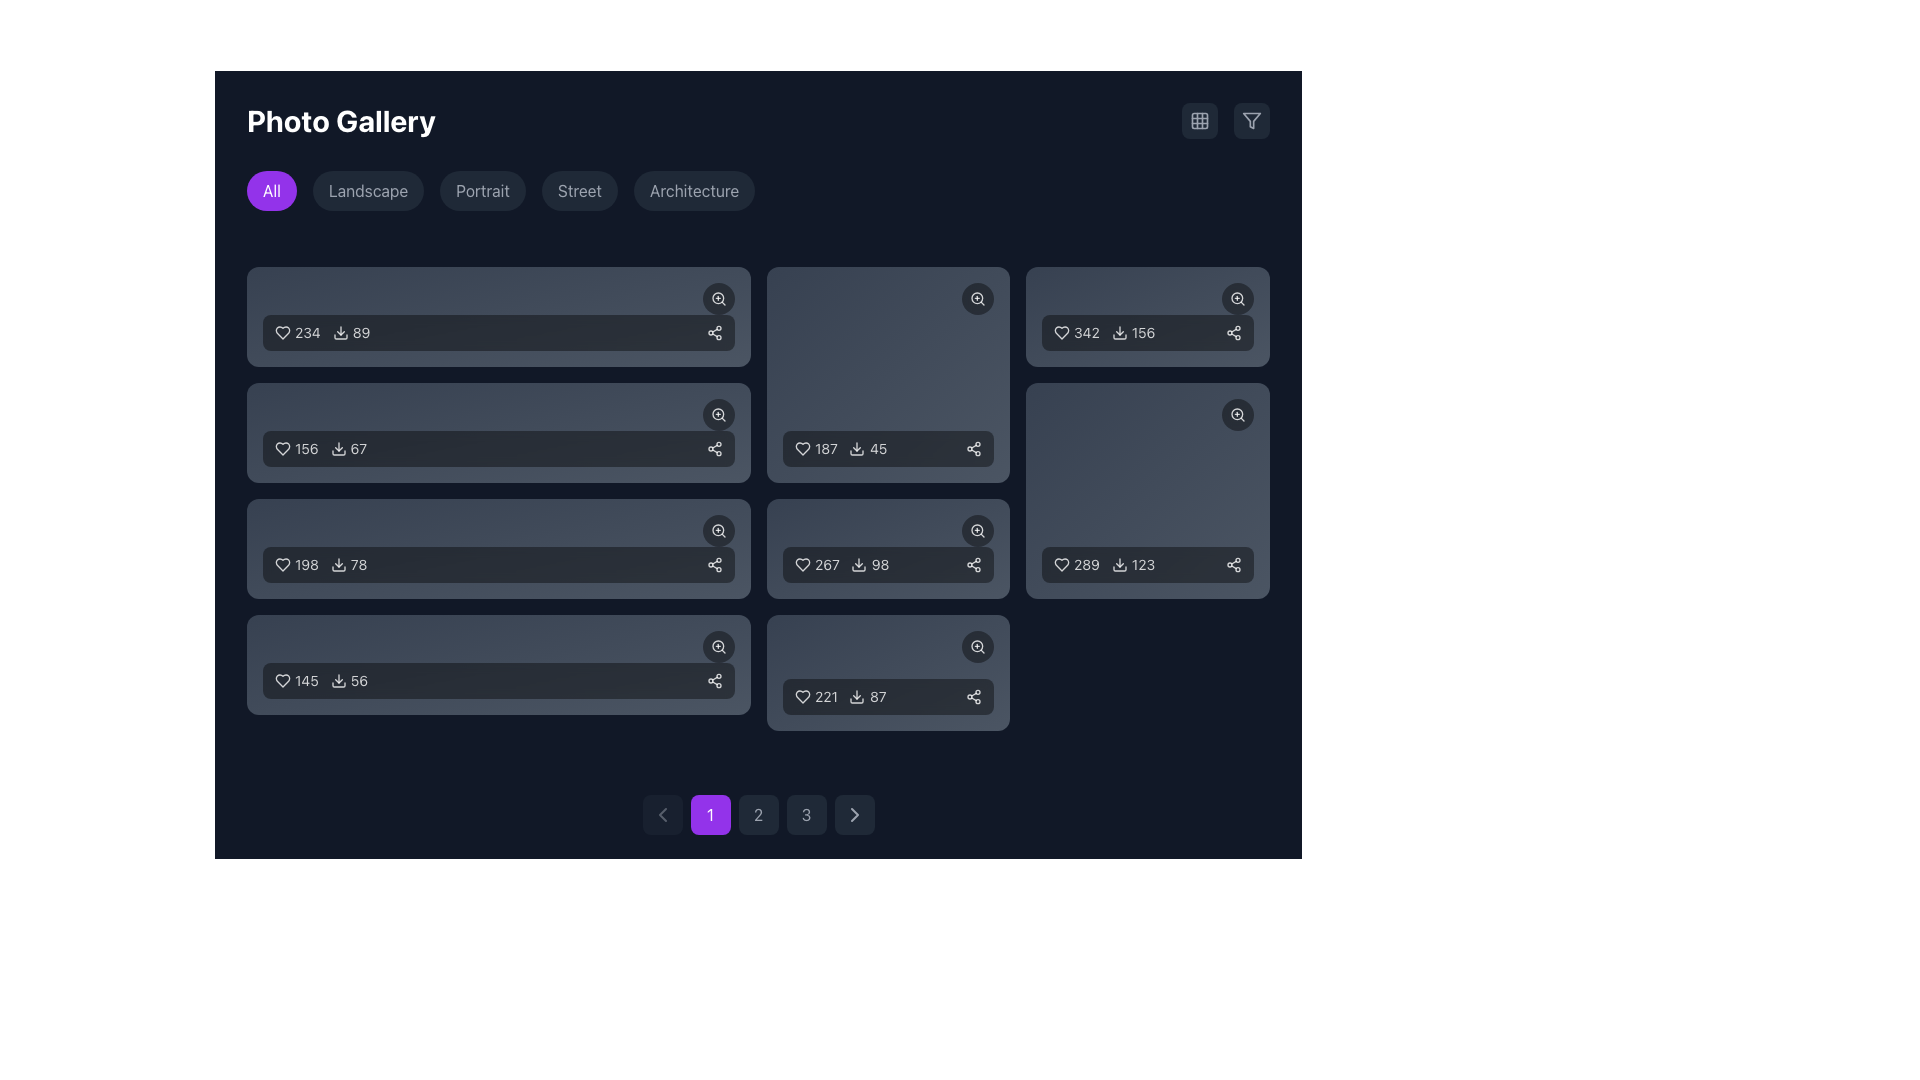  I want to click on the circular zoom-in icon represented as a magnifying glass with a '+' sign inside, so click(1237, 414).